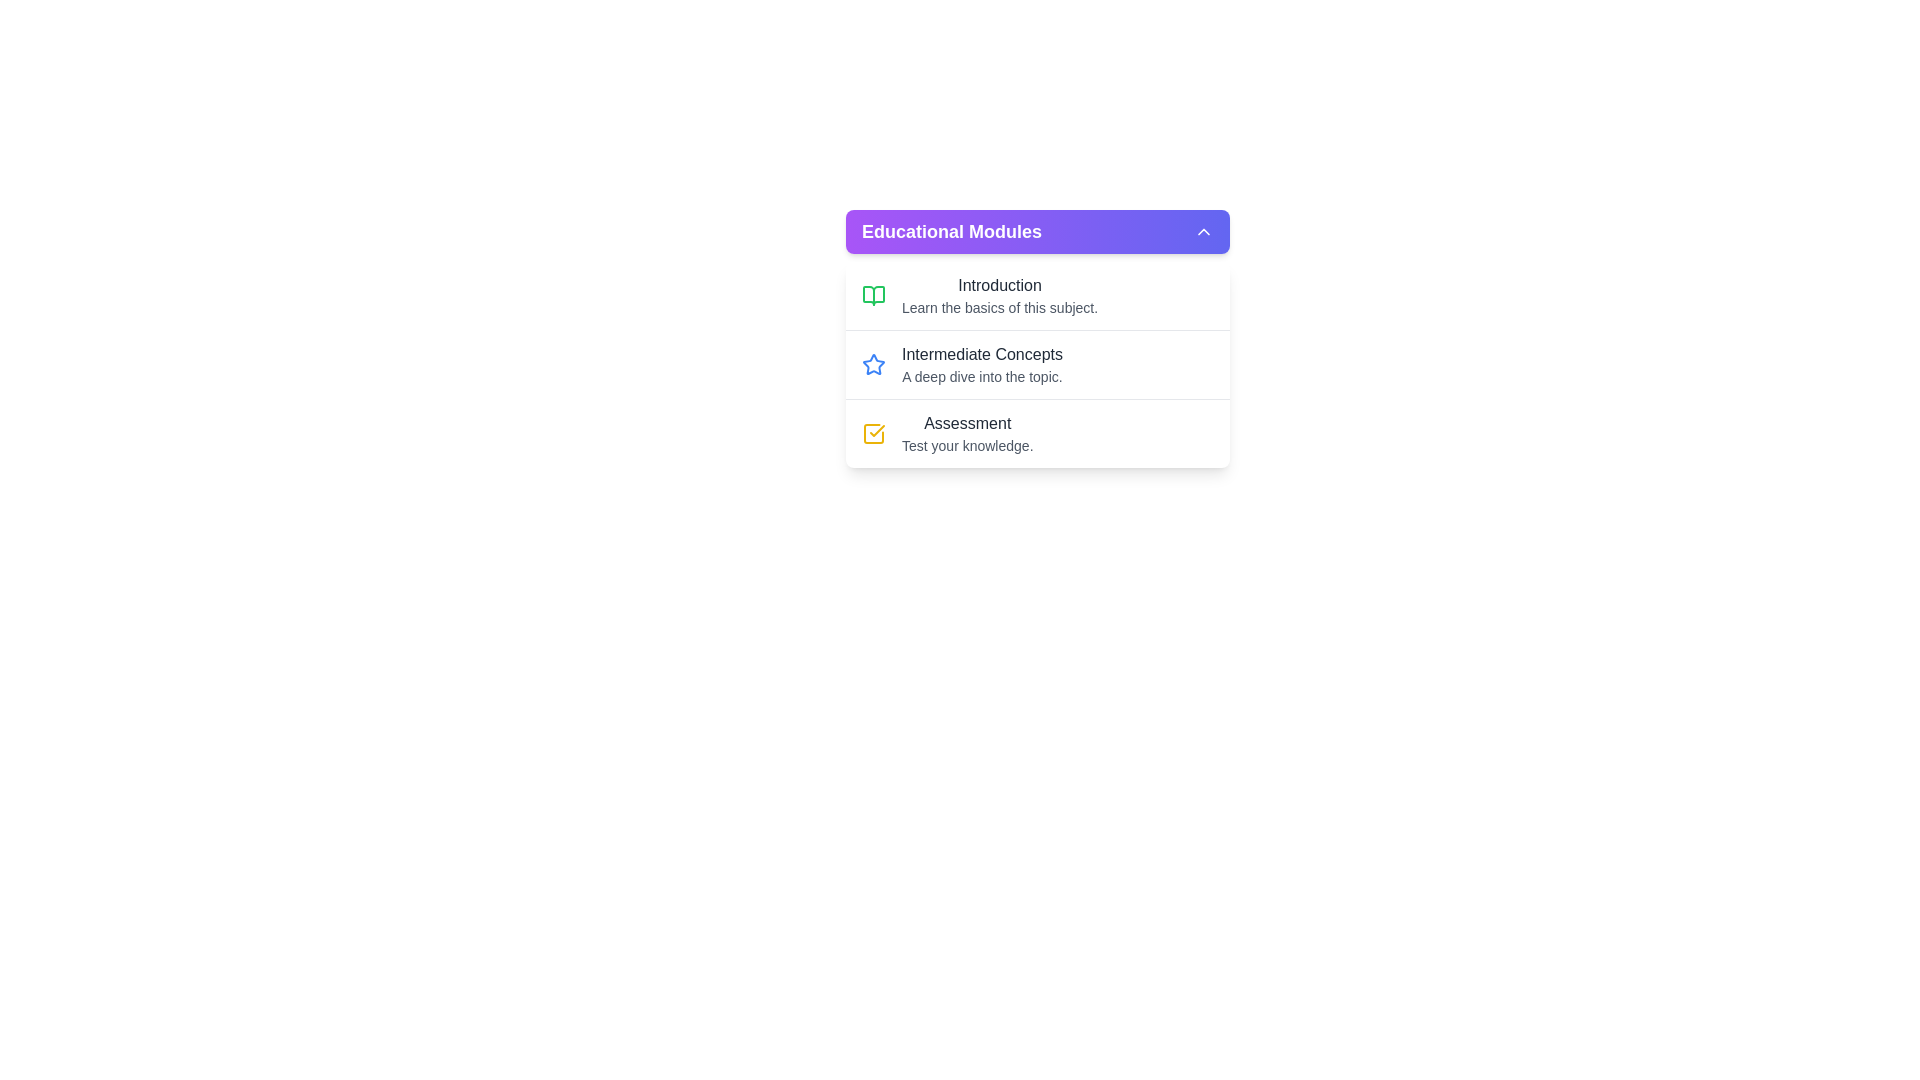 The image size is (1920, 1080). What do you see at coordinates (1037, 431) in the screenshot?
I see `the third selectable card in the 'Educational Modules' dropdown menu` at bounding box center [1037, 431].